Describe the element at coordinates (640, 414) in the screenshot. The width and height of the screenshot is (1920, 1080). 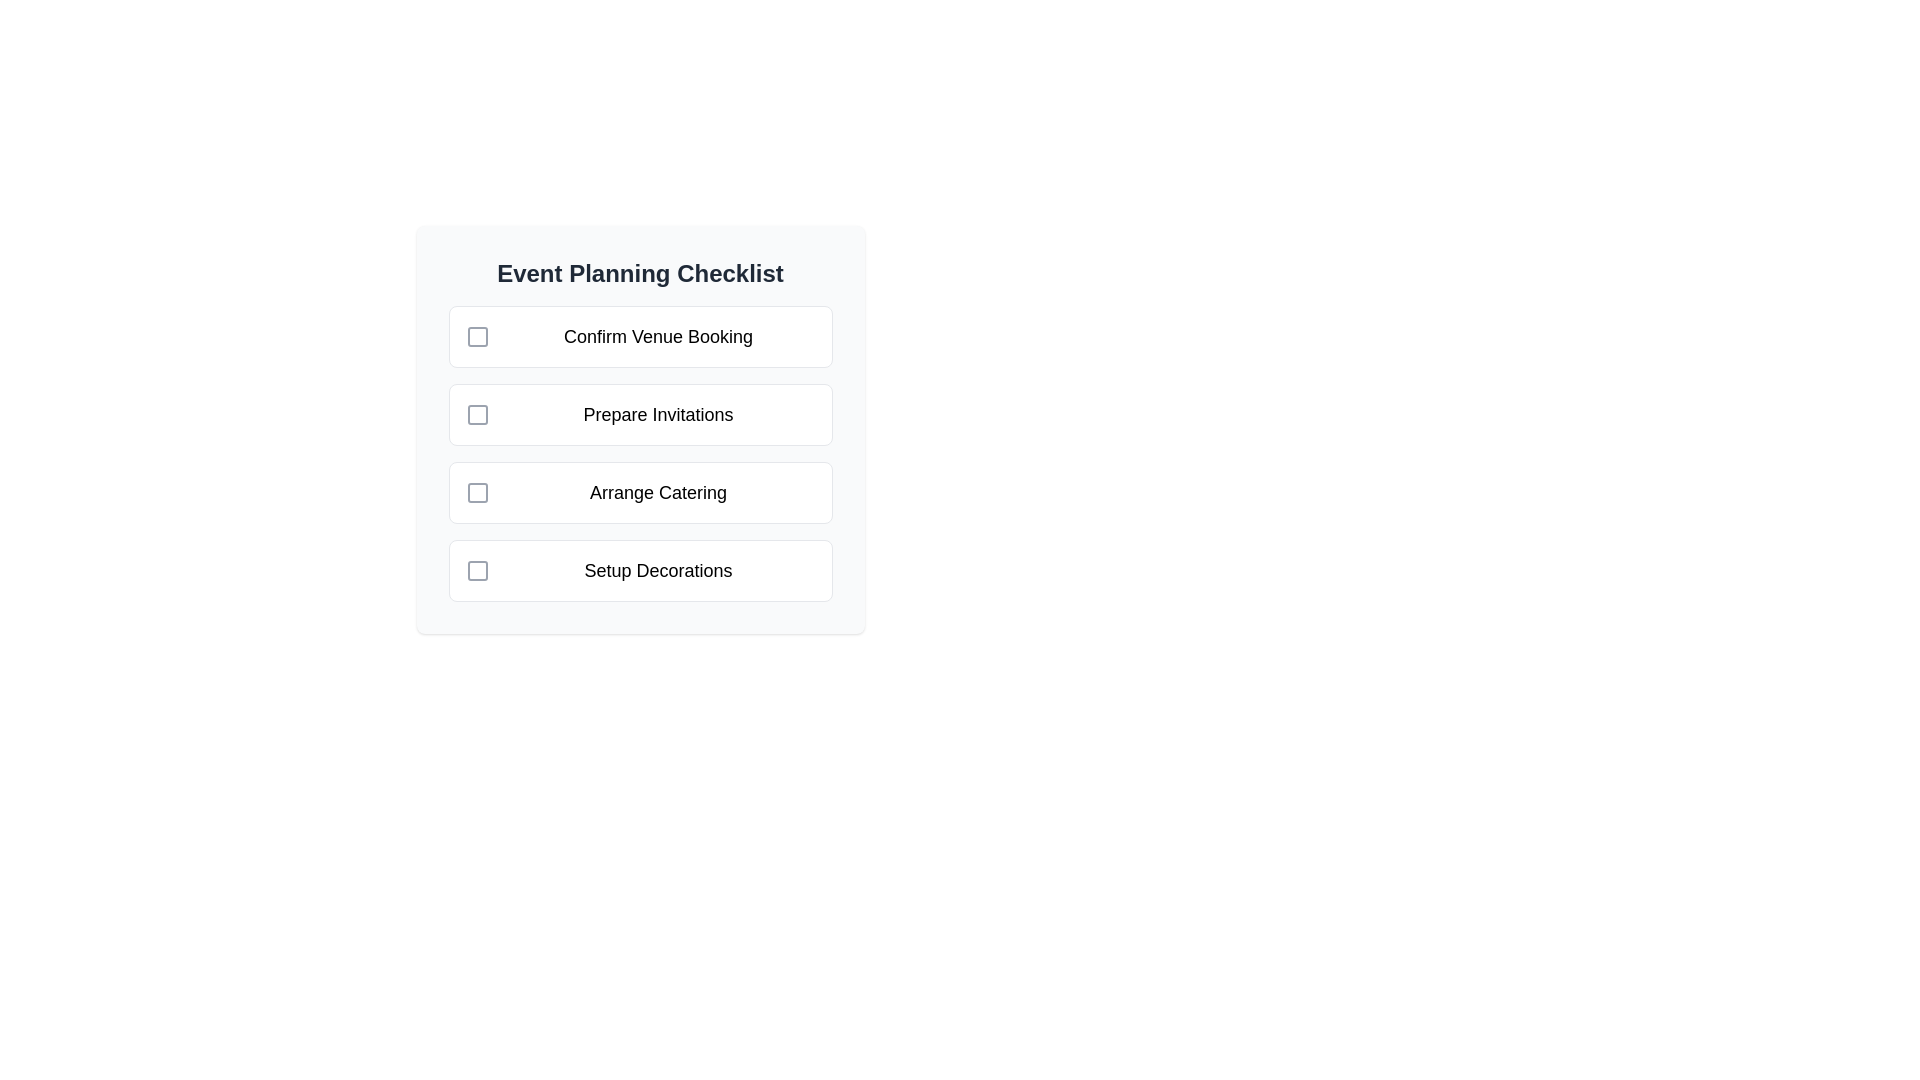
I see `the second item` at that location.